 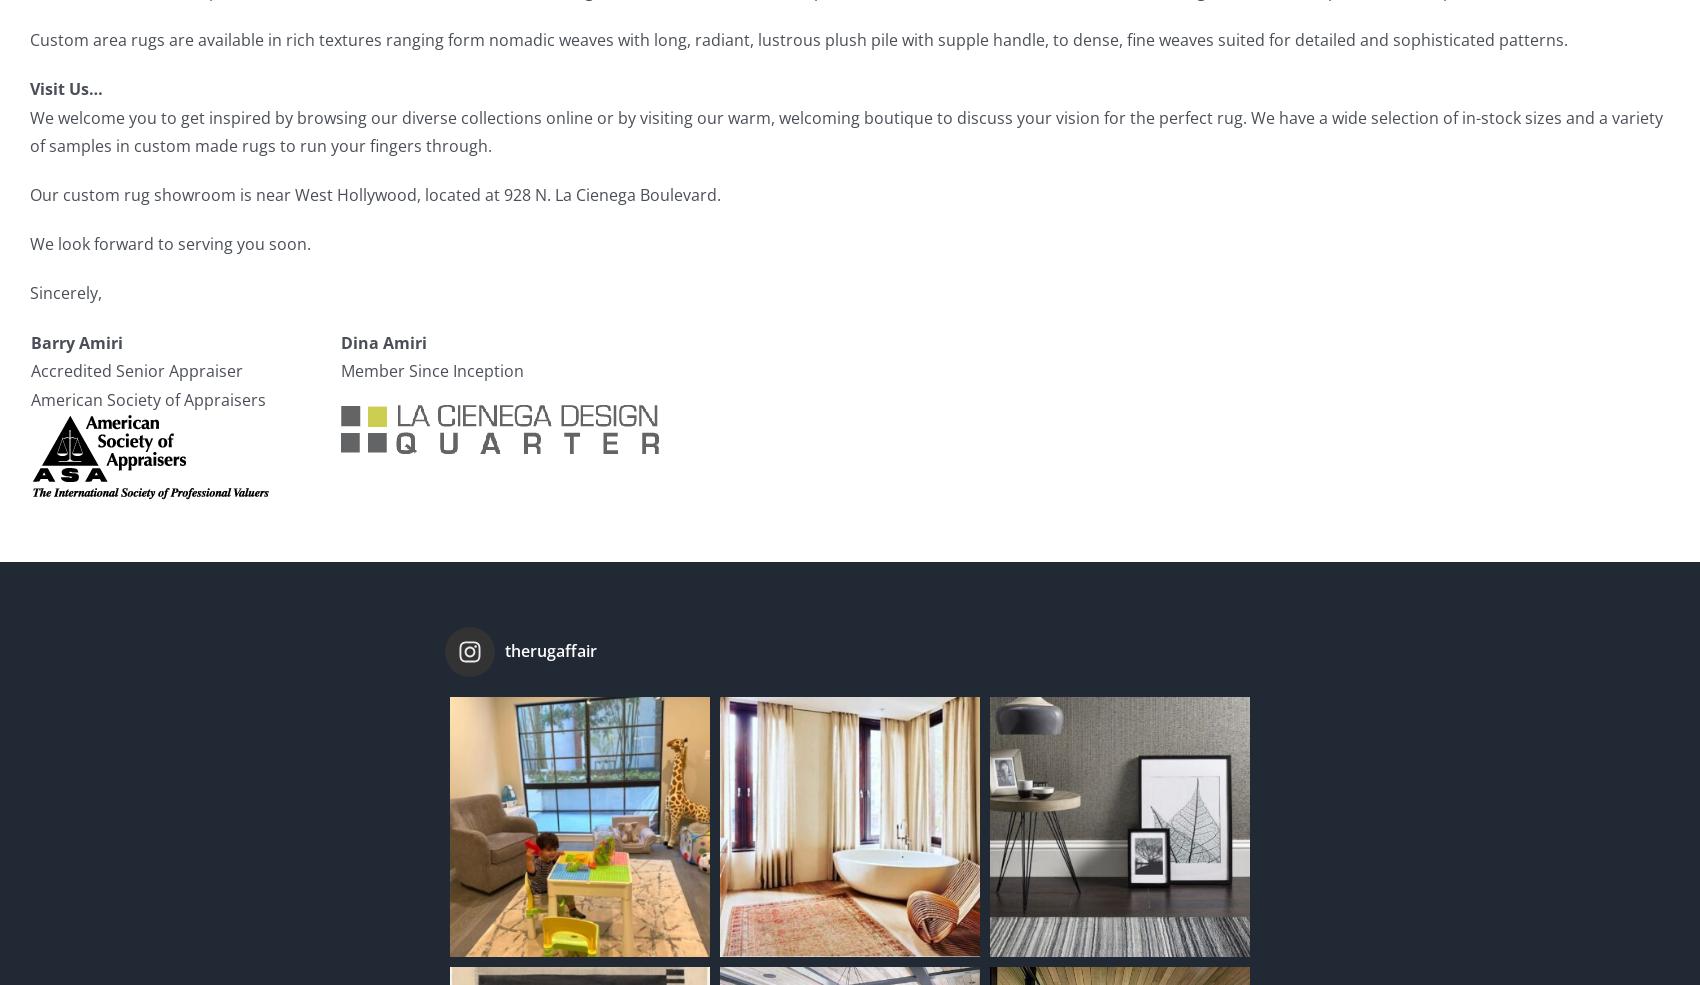 I want to click on 'American Society of Appraisers', so click(x=147, y=399).